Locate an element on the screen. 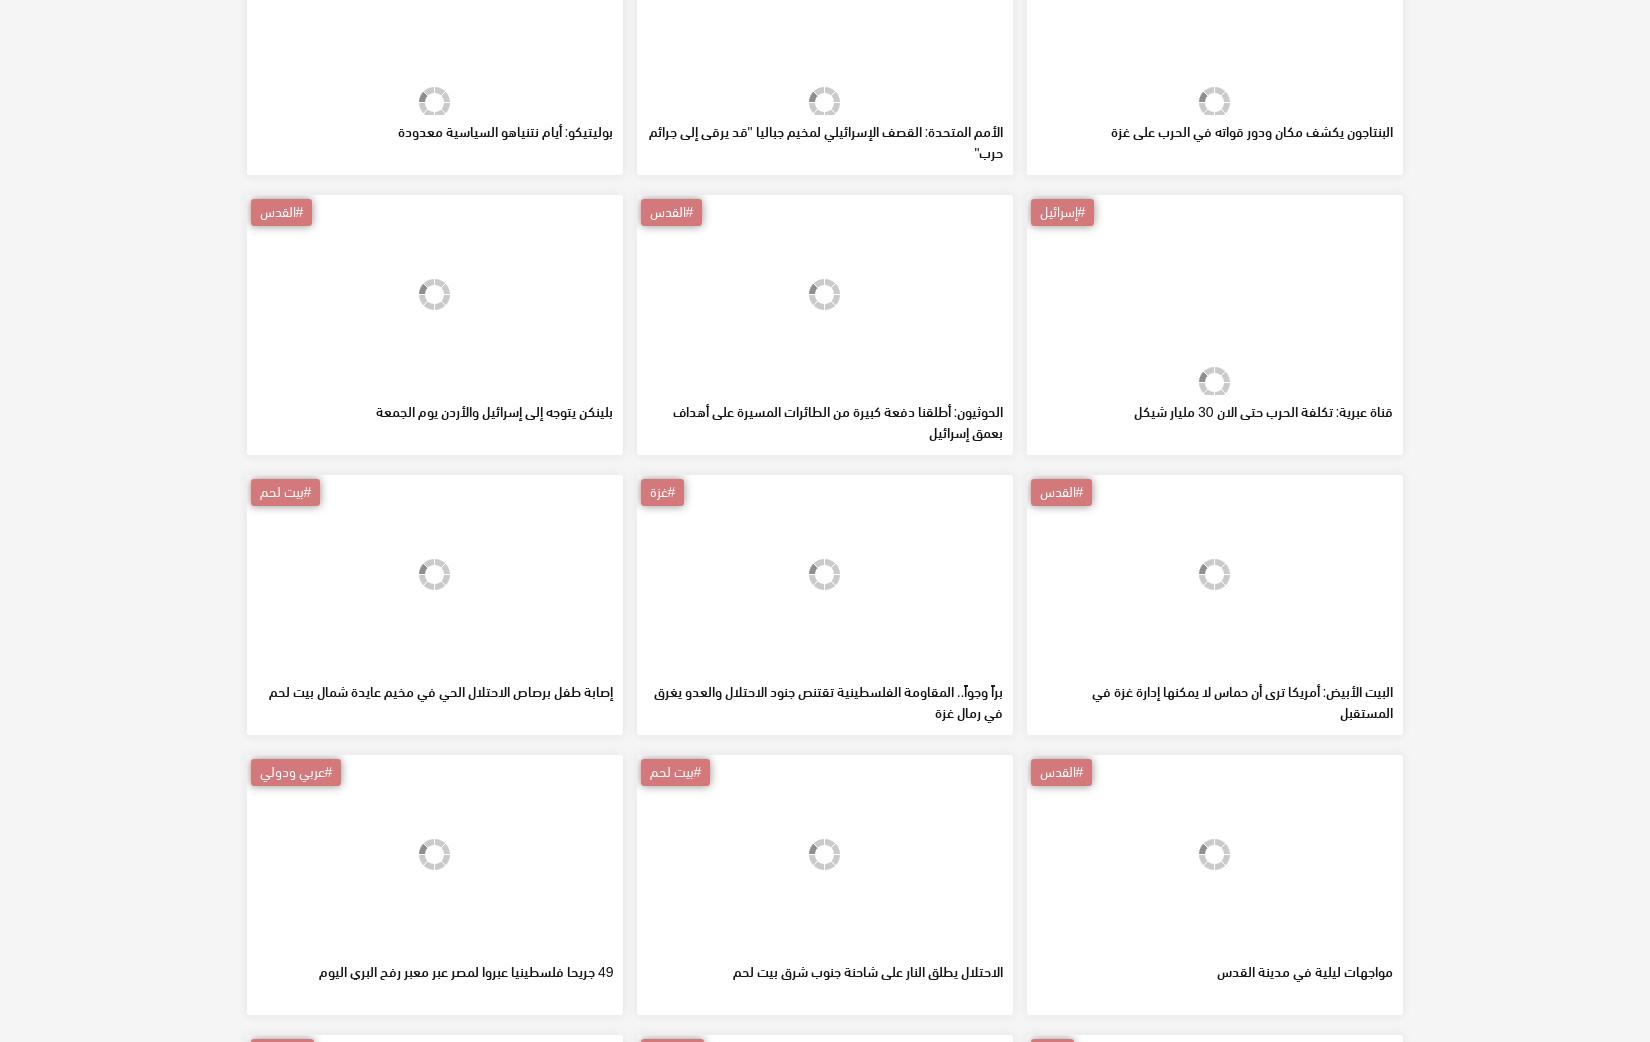 The width and height of the screenshot is (1650, 1042). '#إسرائيل' is located at coordinates (1061, 354).